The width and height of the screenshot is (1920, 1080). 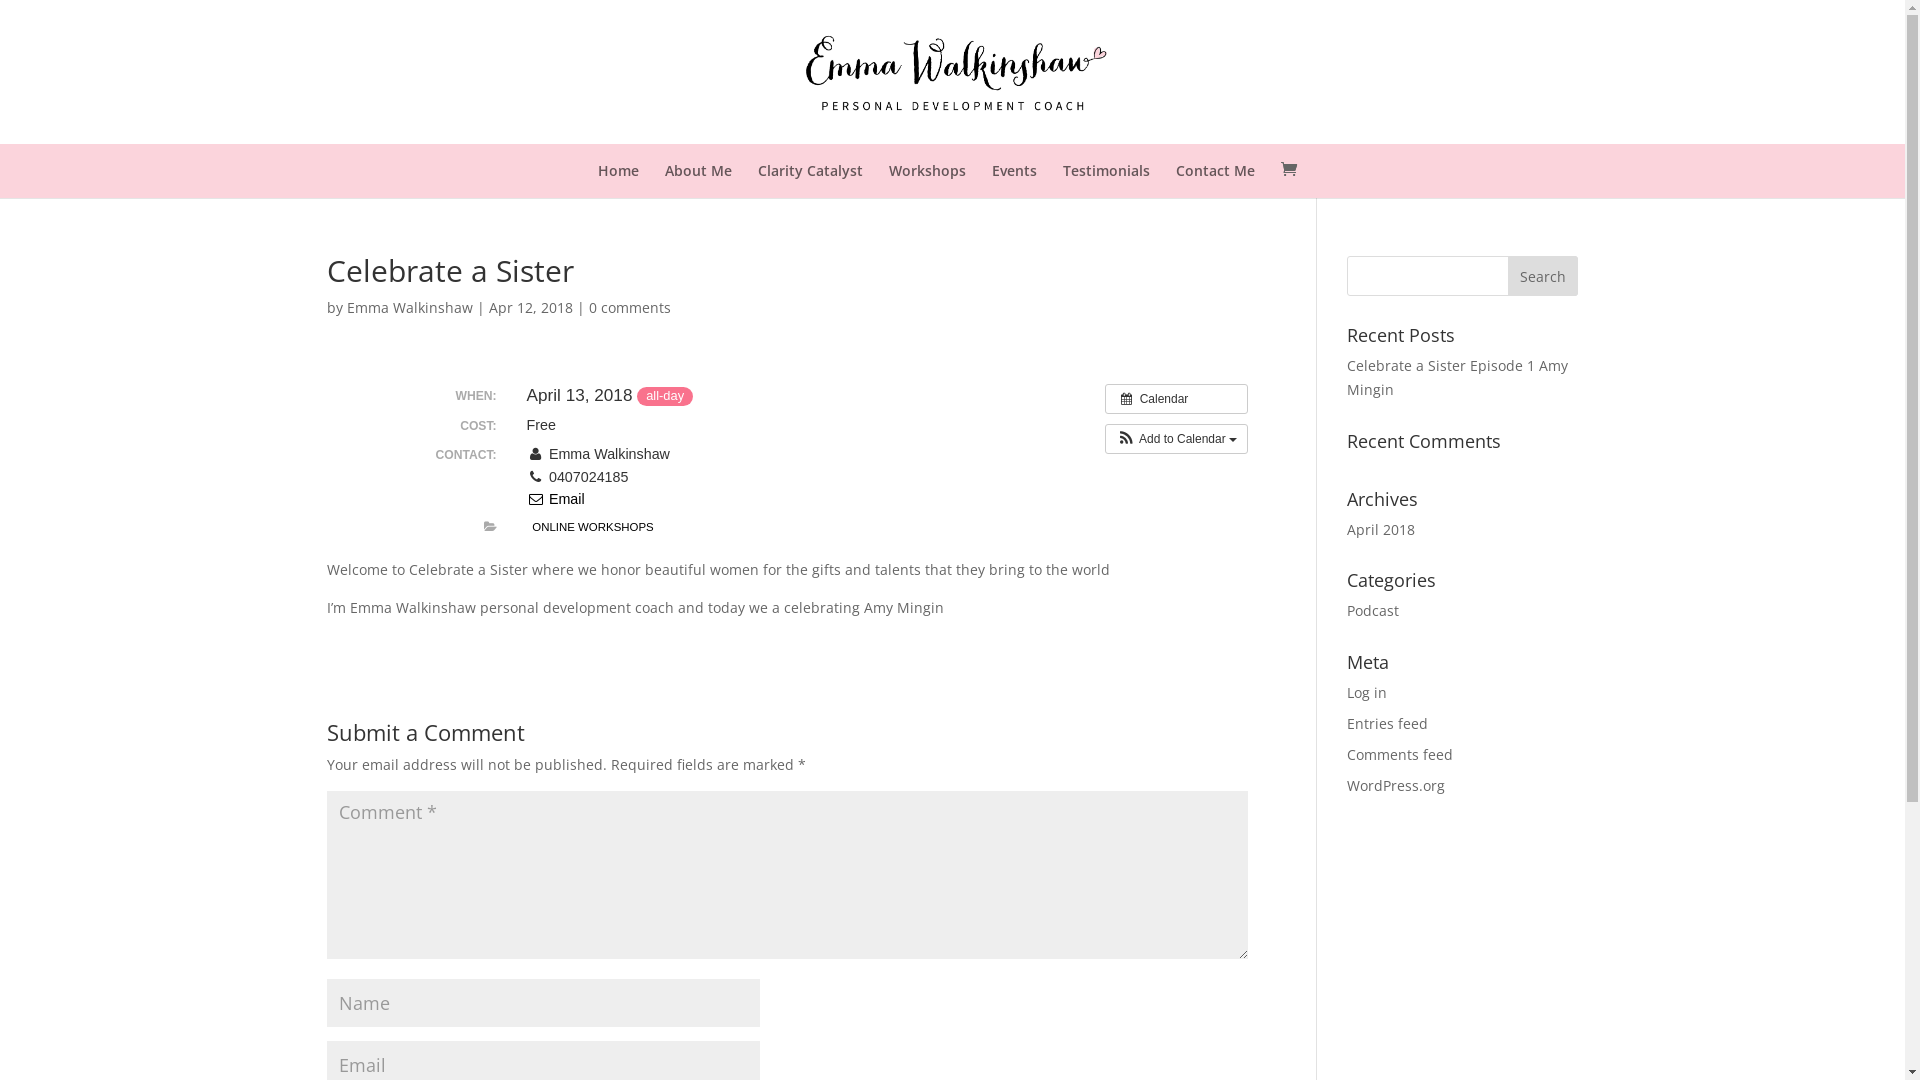 What do you see at coordinates (1395, 784) in the screenshot?
I see `'WordPress.org'` at bounding box center [1395, 784].